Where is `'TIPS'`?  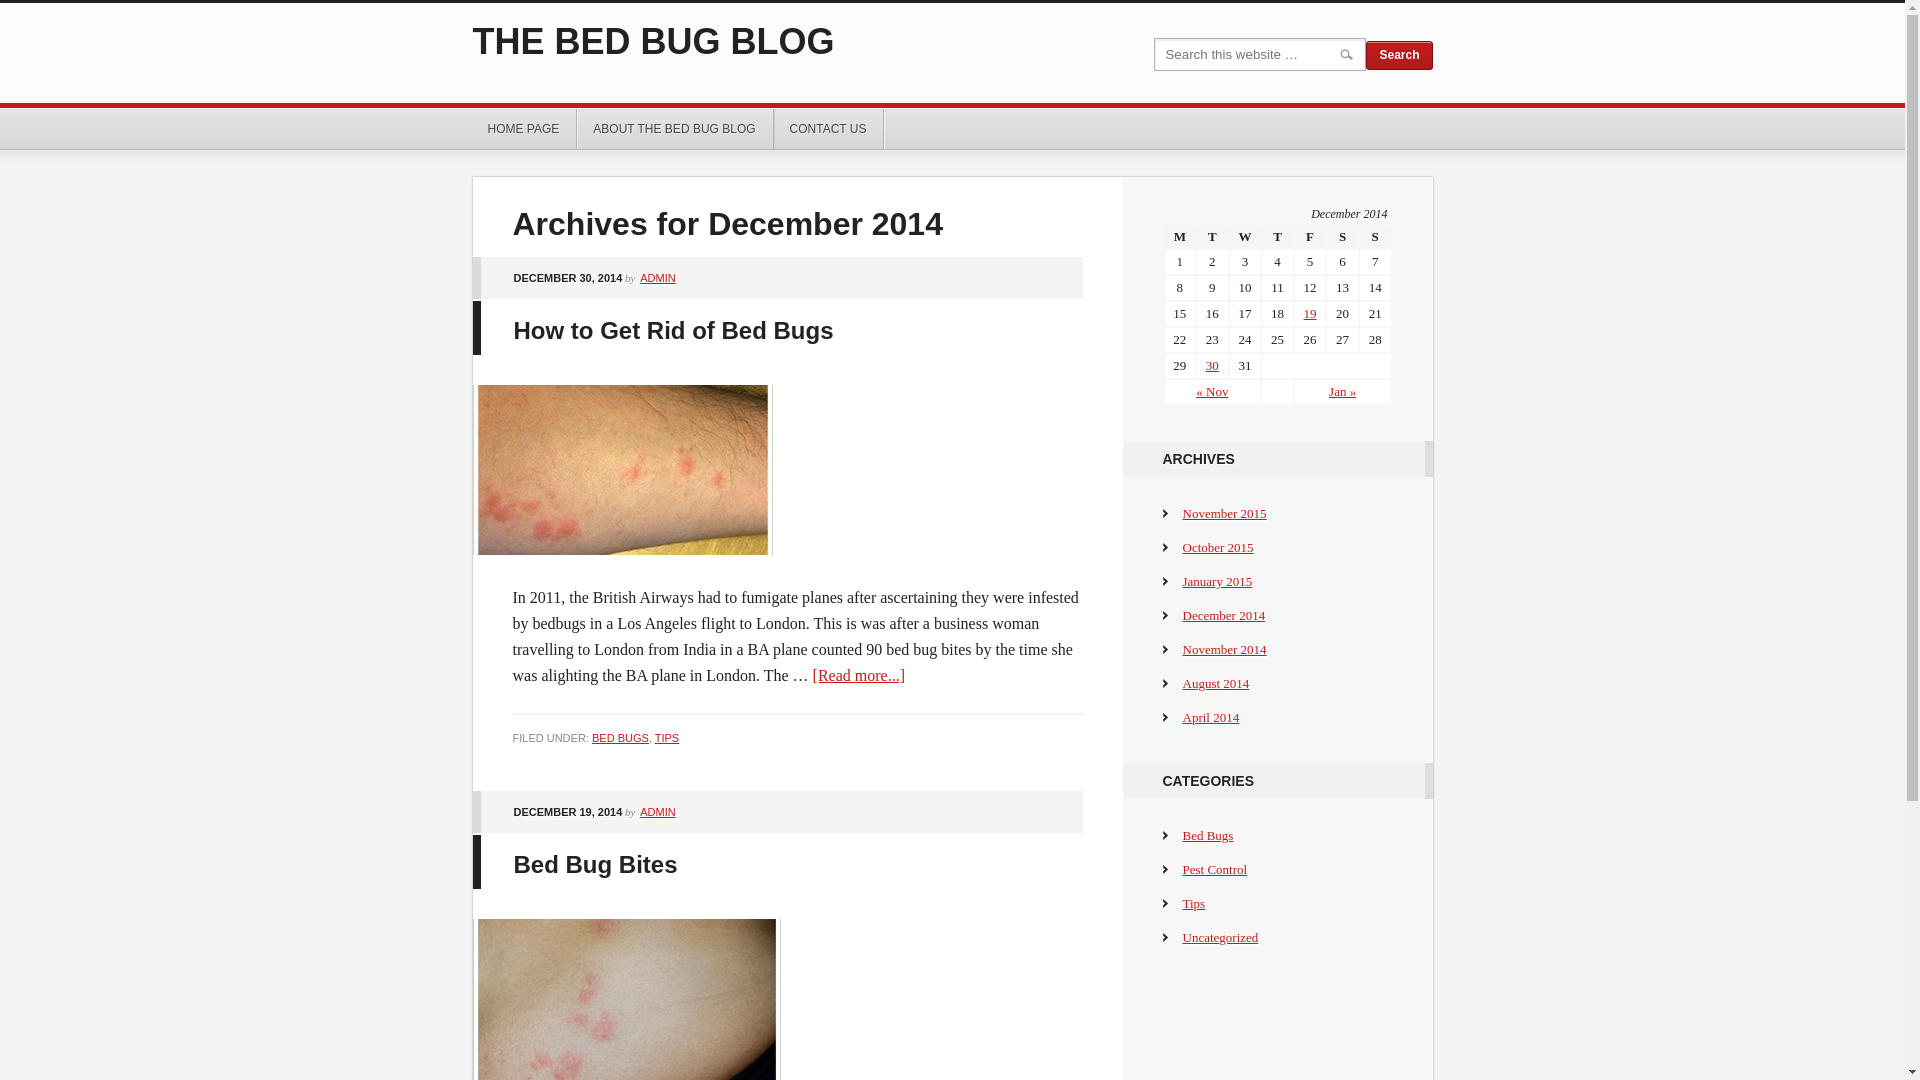 'TIPS' is located at coordinates (654, 737).